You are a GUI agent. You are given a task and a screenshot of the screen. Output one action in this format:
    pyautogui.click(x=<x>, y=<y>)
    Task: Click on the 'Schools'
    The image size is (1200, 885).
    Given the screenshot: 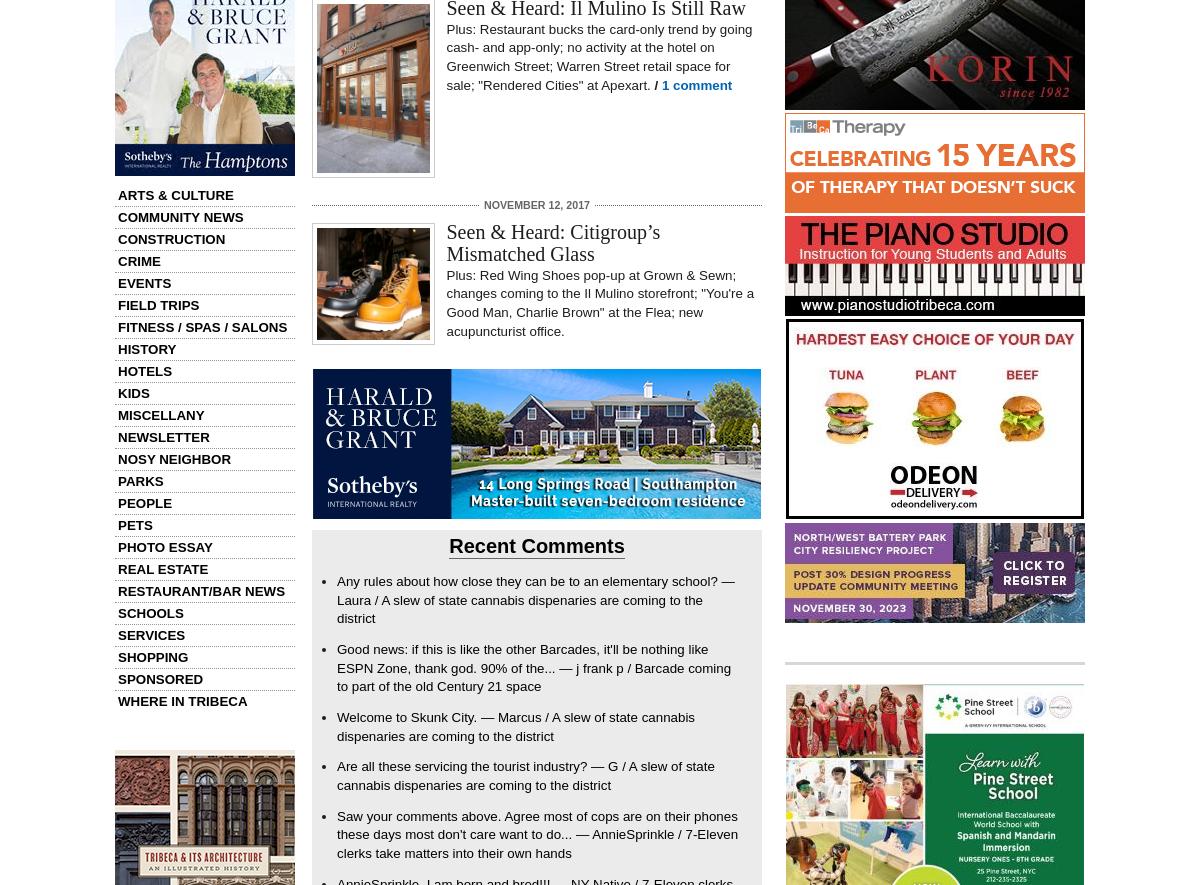 What is the action you would take?
    pyautogui.click(x=150, y=612)
    